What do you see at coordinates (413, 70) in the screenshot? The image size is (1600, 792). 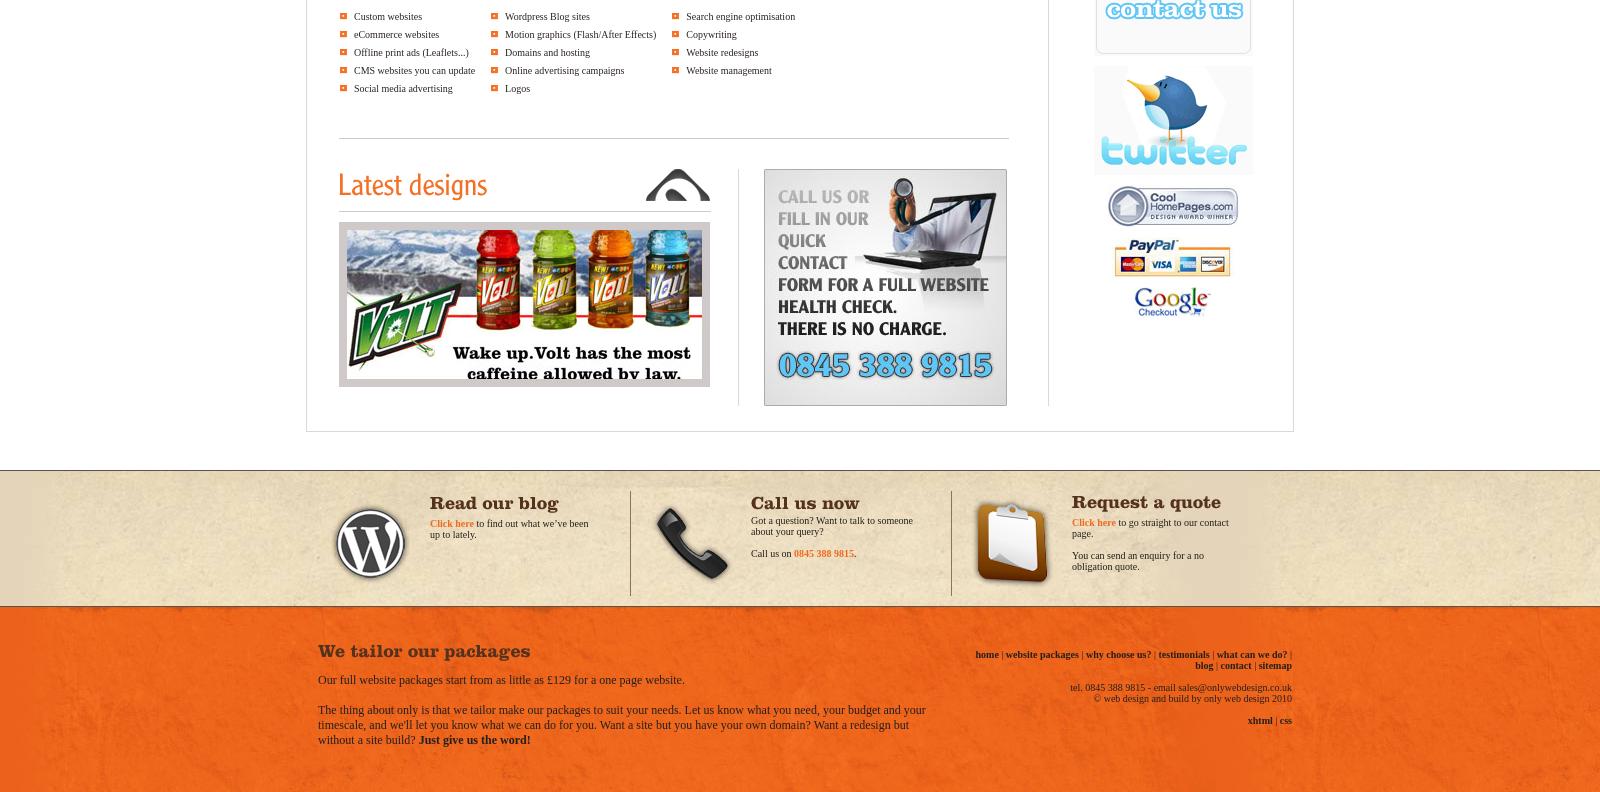 I see `'CMS websites you can update'` at bounding box center [413, 70].